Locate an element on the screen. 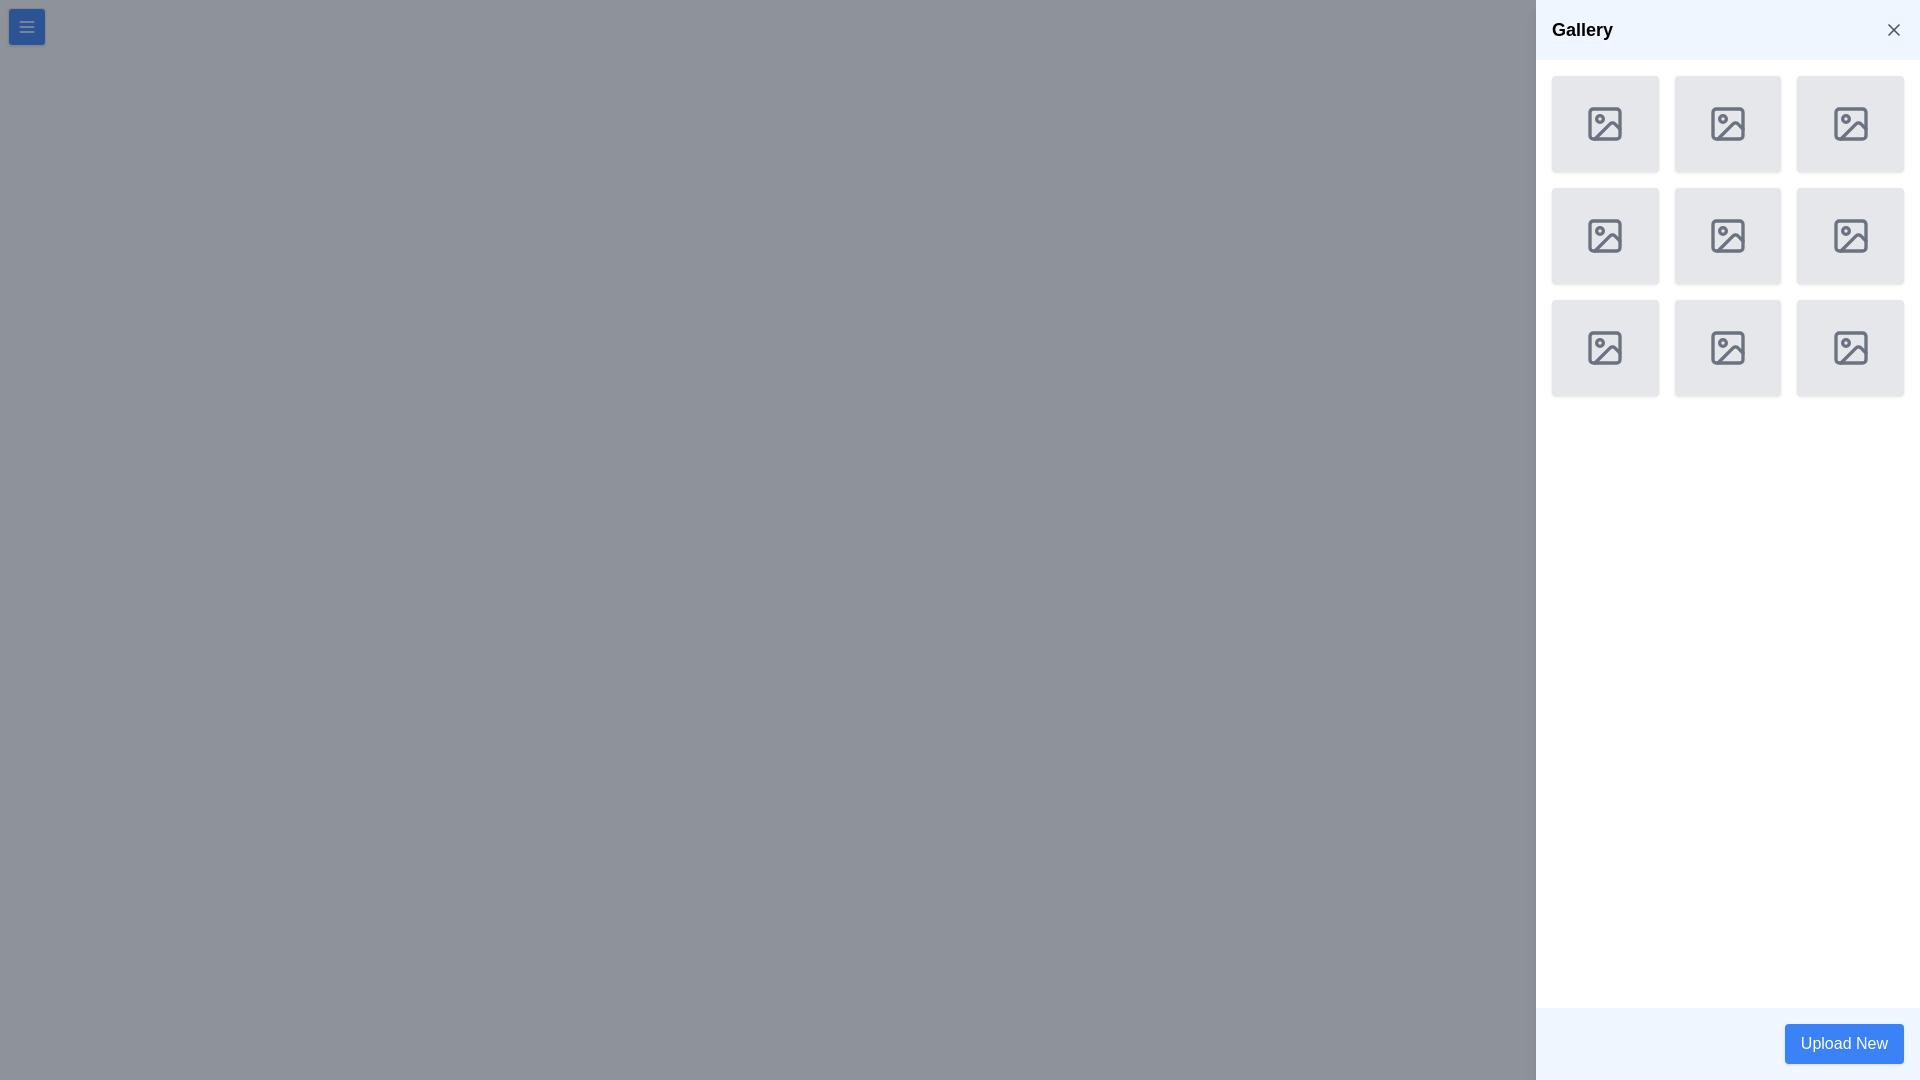 The width and height of the screenshot is (1920, 1080). the gallery icon located is located at coordinates (1727, 346).